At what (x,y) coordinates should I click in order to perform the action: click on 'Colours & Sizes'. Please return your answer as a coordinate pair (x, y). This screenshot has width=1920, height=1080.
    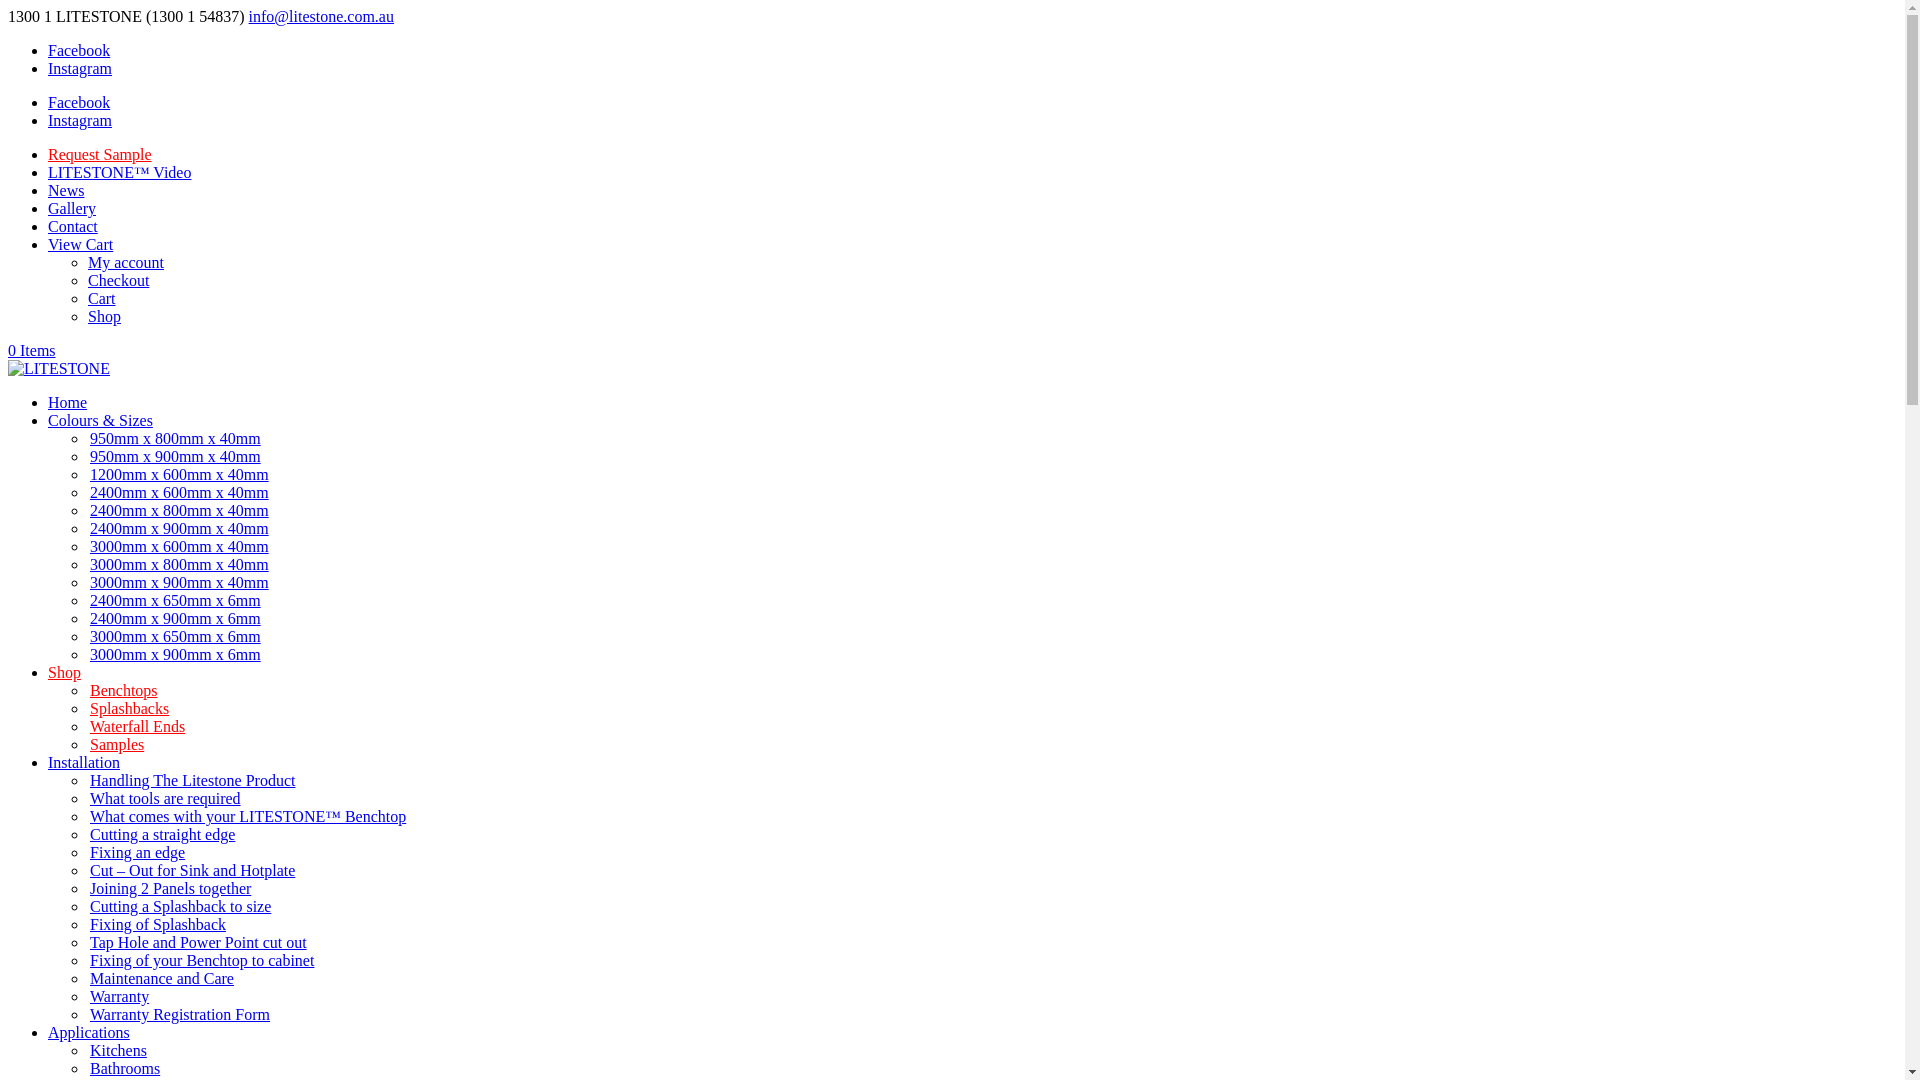
    Looking at the image, I should click on (99, 419).